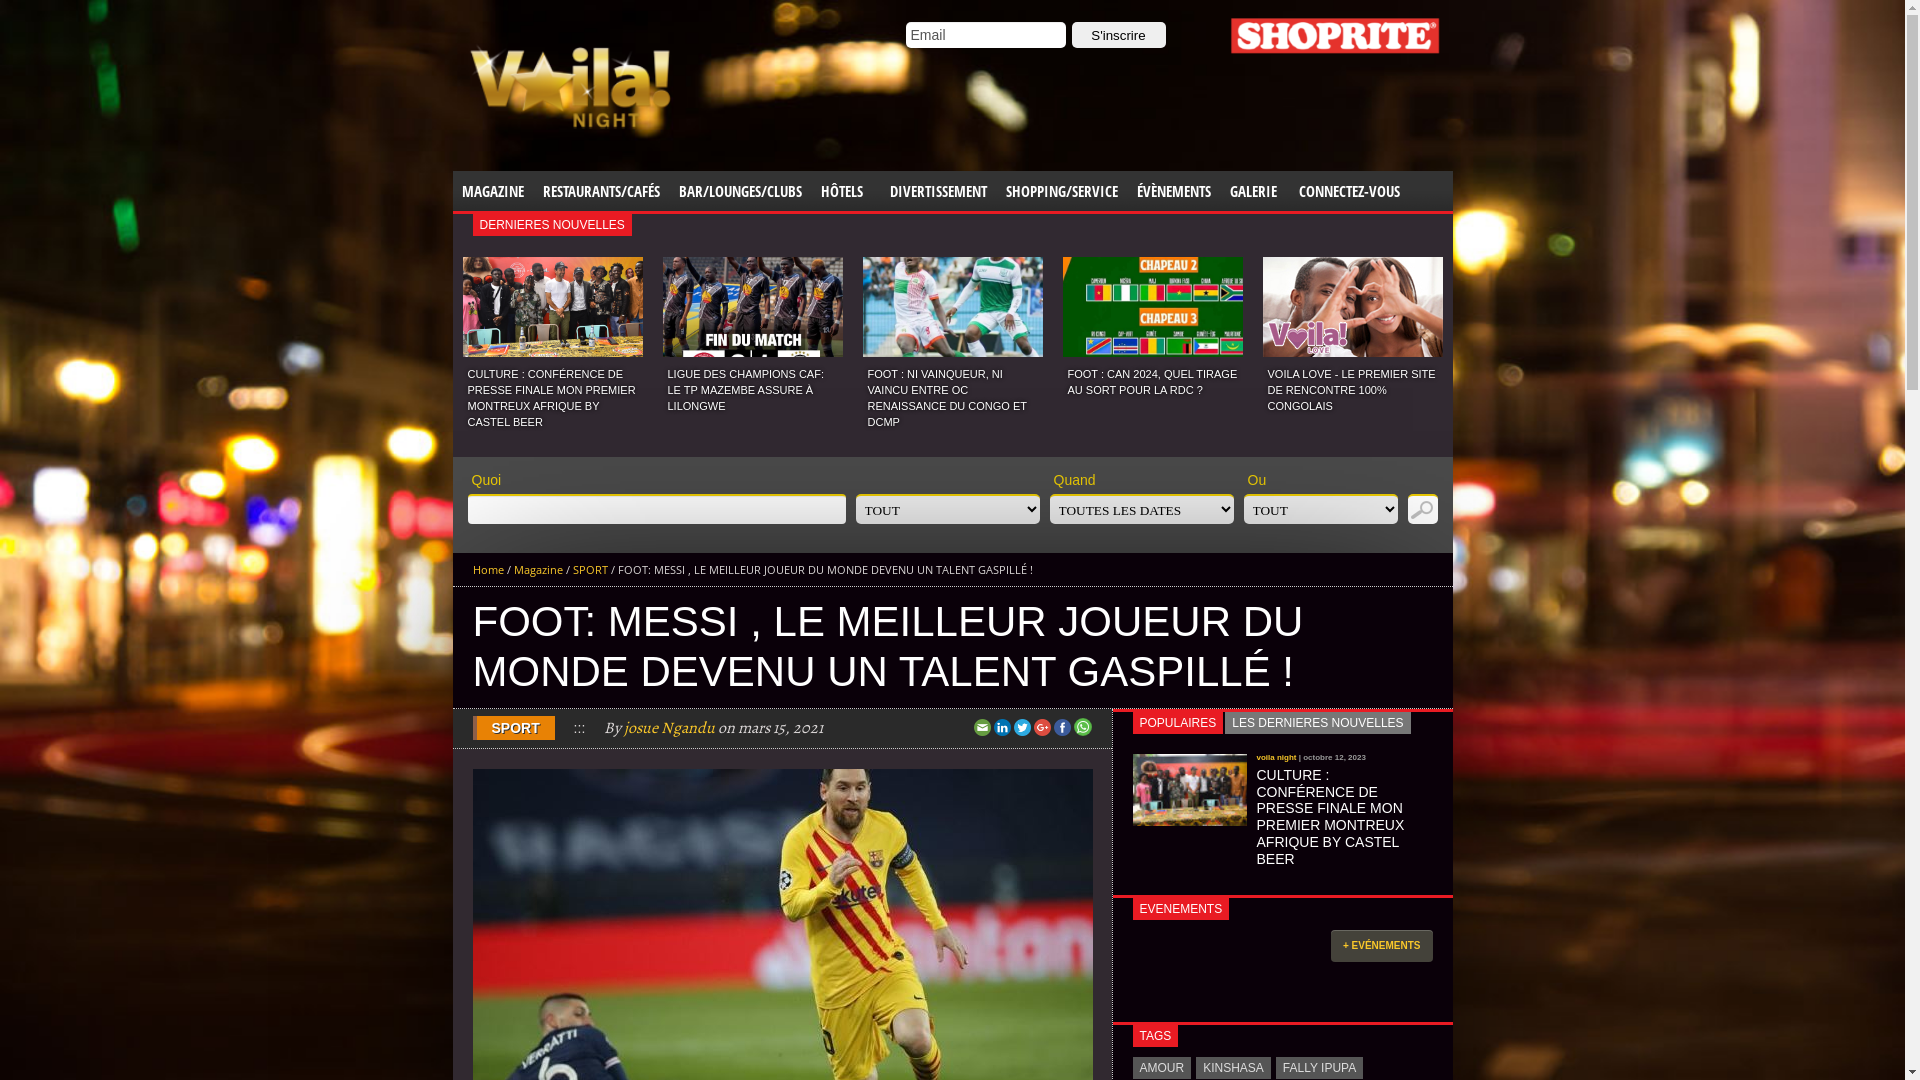  What do you see at coordinates (1073, 726) in the screenshot?
I see `'Share this on WhatsApp'` at bounding box center [1073, 726].